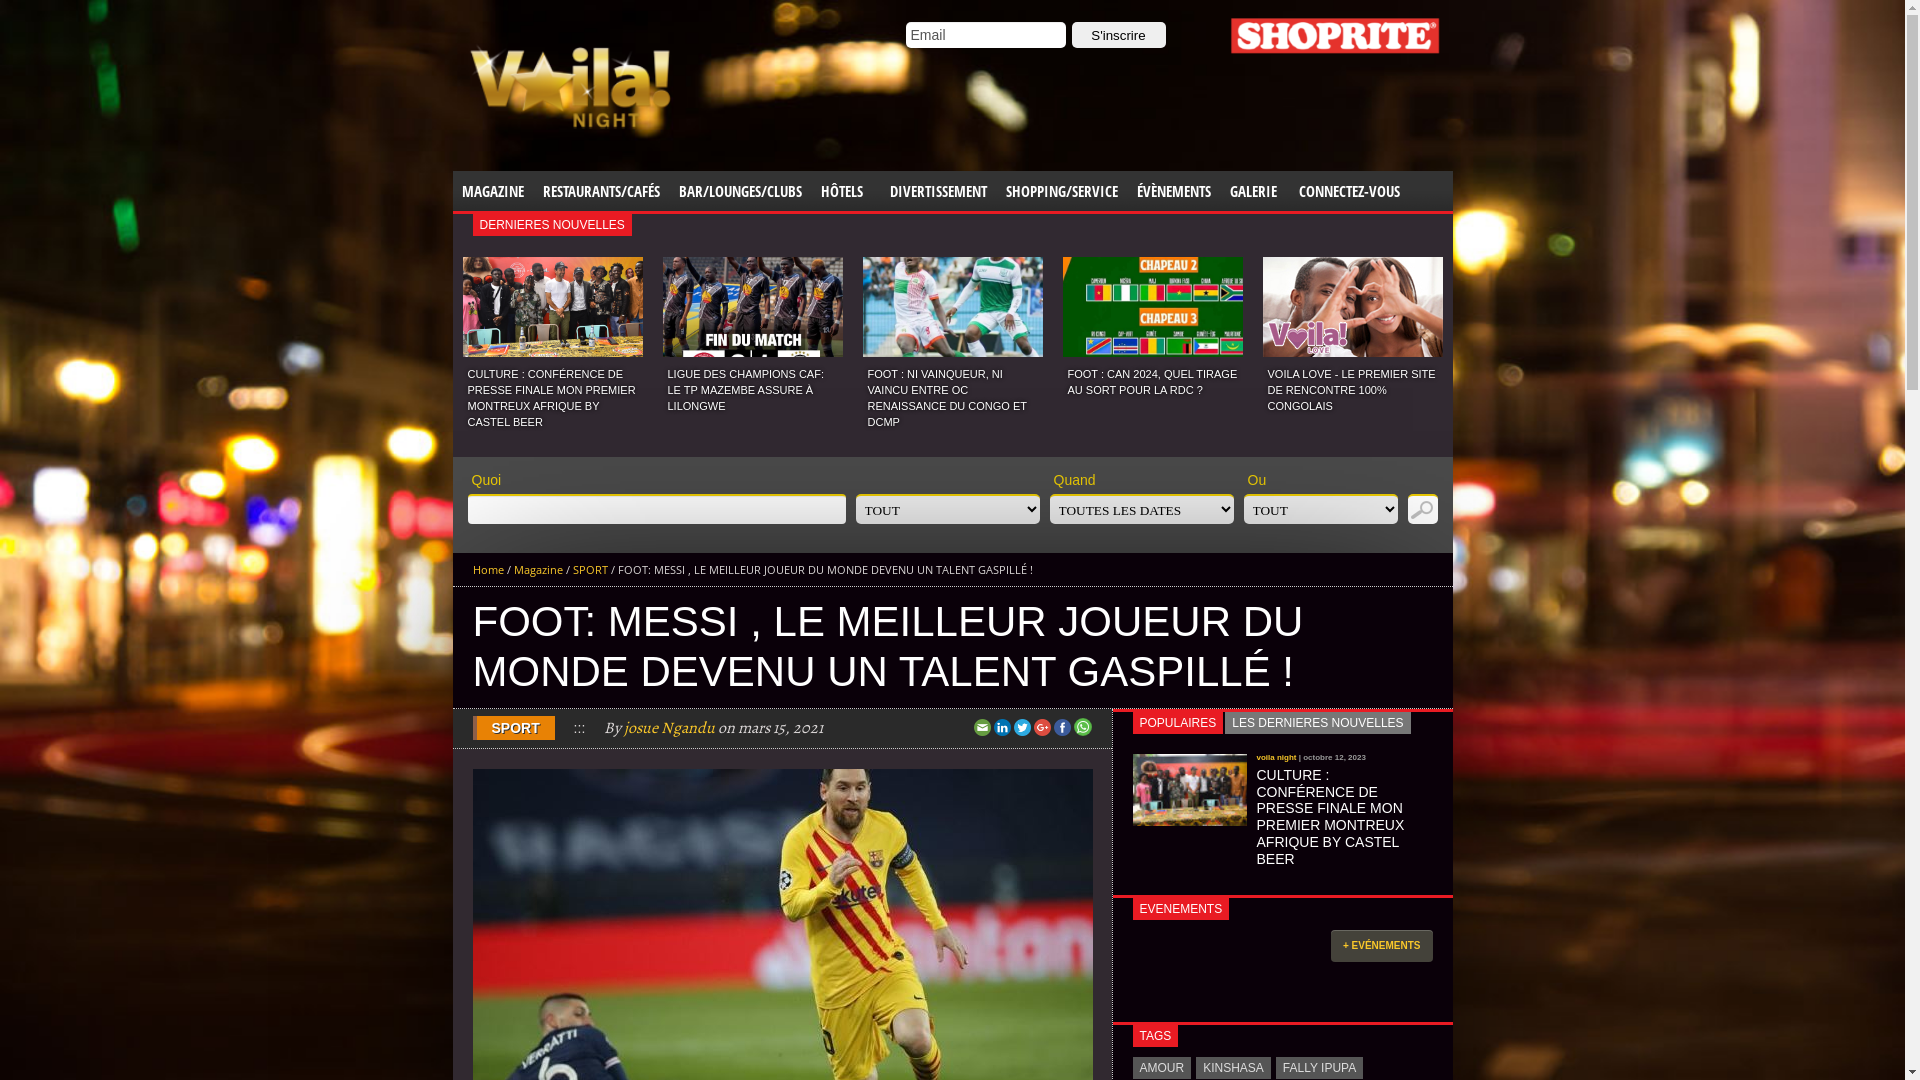  What do you see at coordinates (1073, 726) in the screenshot?
I see `'Share this on WhatsApp'` at bounding box center [1073, 726].